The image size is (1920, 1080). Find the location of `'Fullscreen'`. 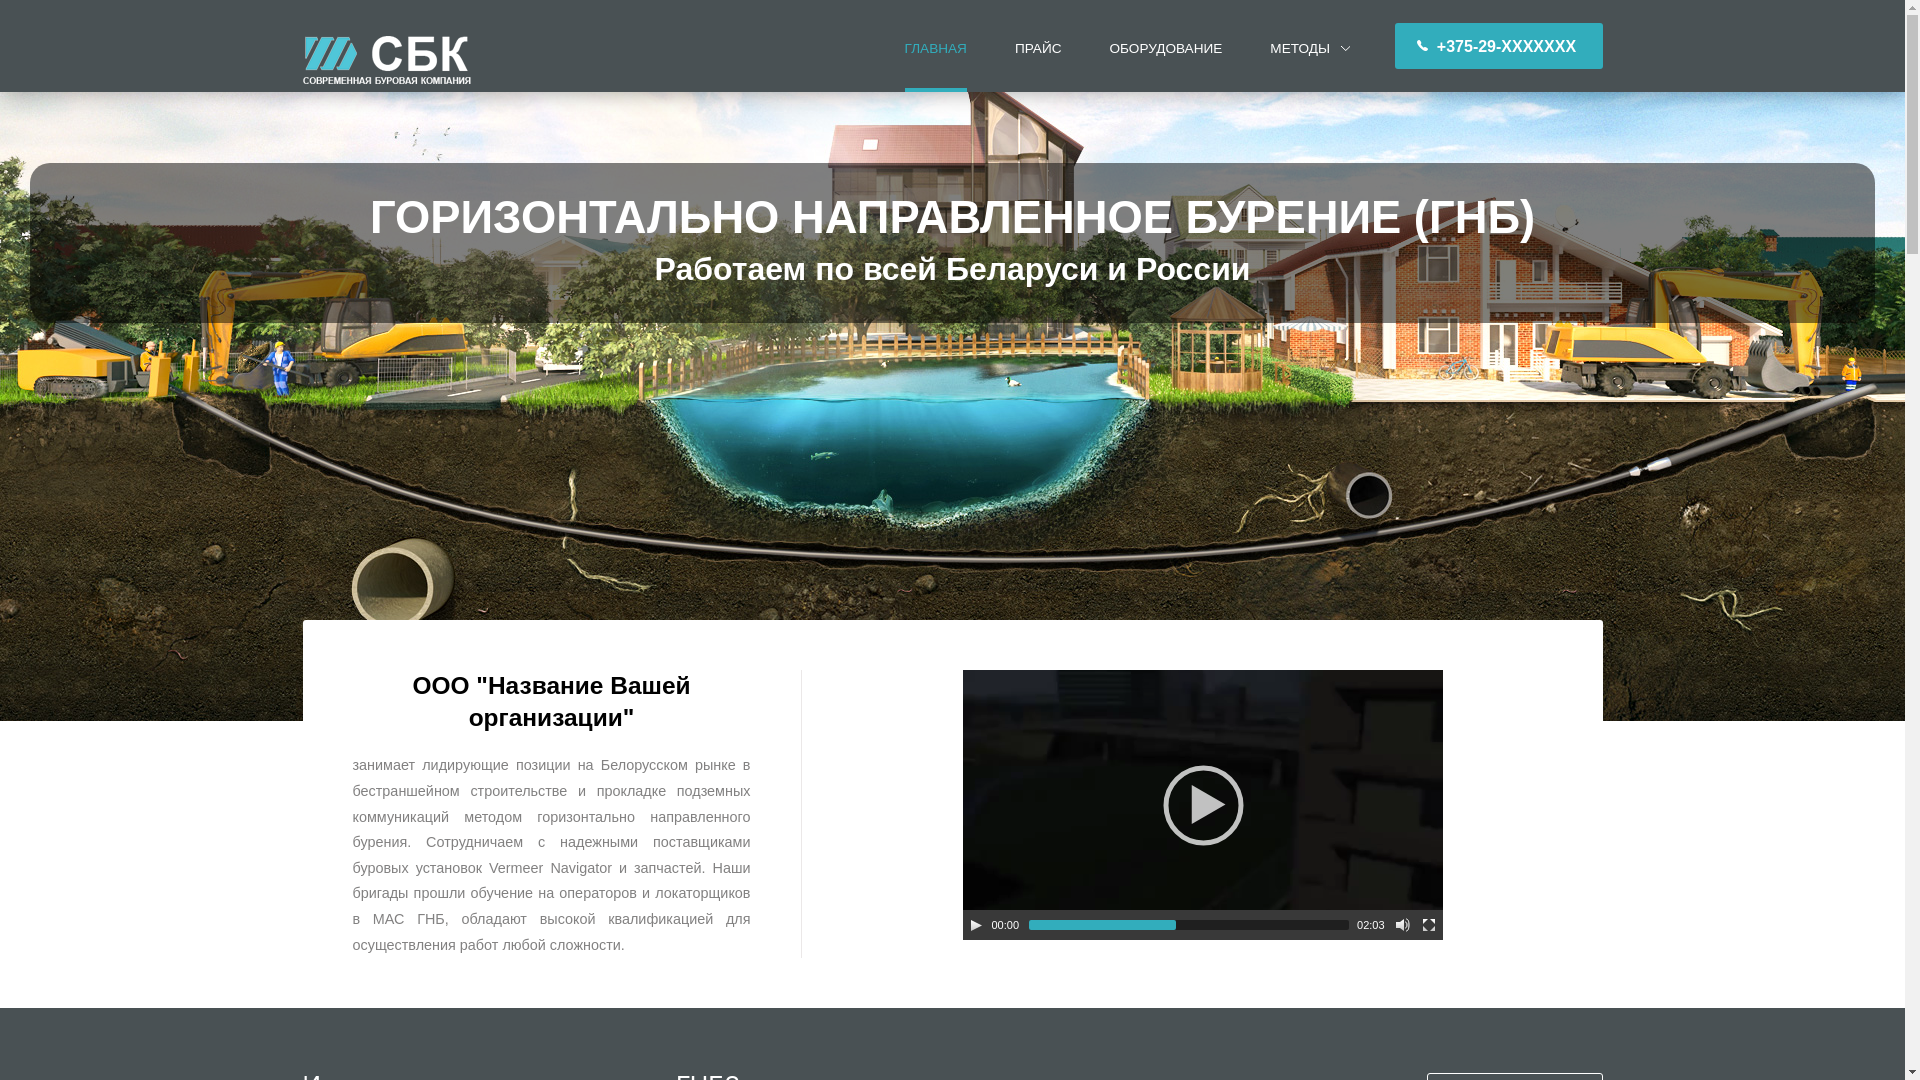

'Fullscreen' is located at coordinates (1428, 925).